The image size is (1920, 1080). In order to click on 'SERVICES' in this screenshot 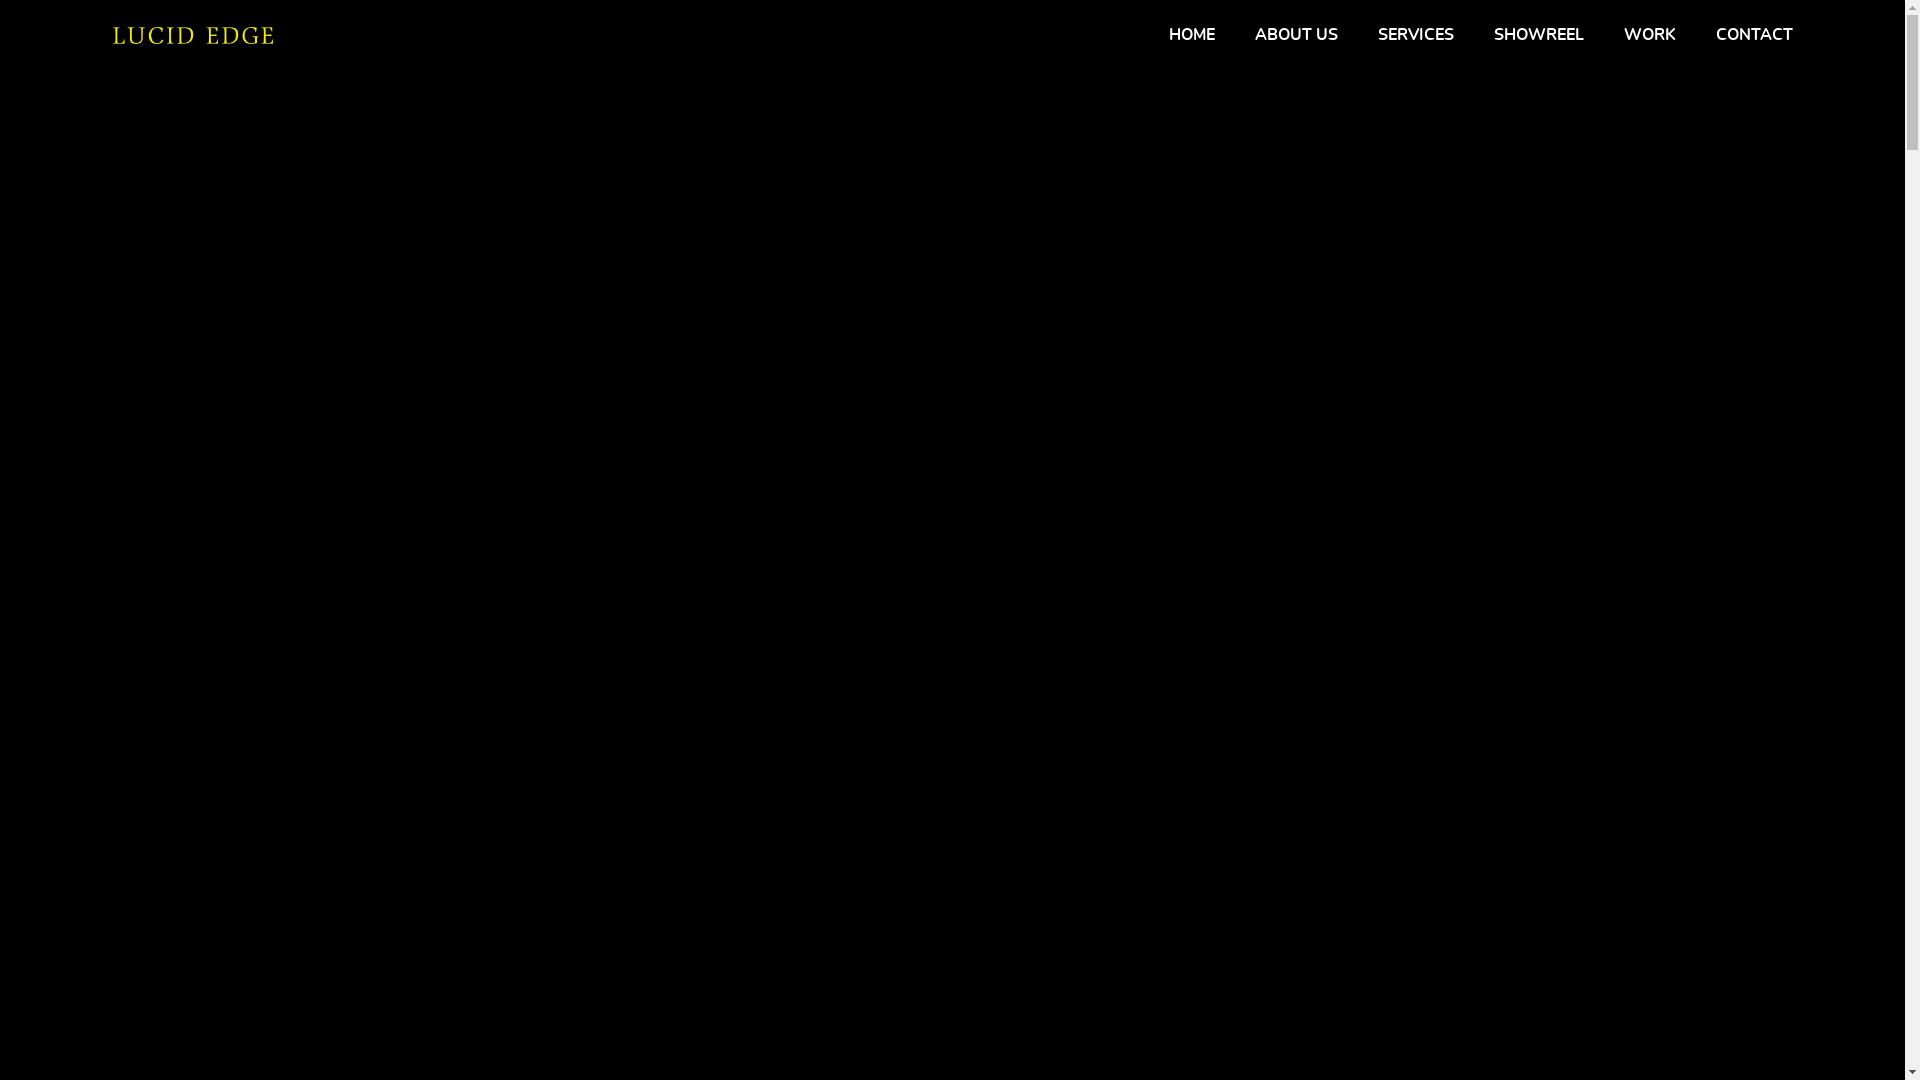, I will do `click(1415, 35)`.